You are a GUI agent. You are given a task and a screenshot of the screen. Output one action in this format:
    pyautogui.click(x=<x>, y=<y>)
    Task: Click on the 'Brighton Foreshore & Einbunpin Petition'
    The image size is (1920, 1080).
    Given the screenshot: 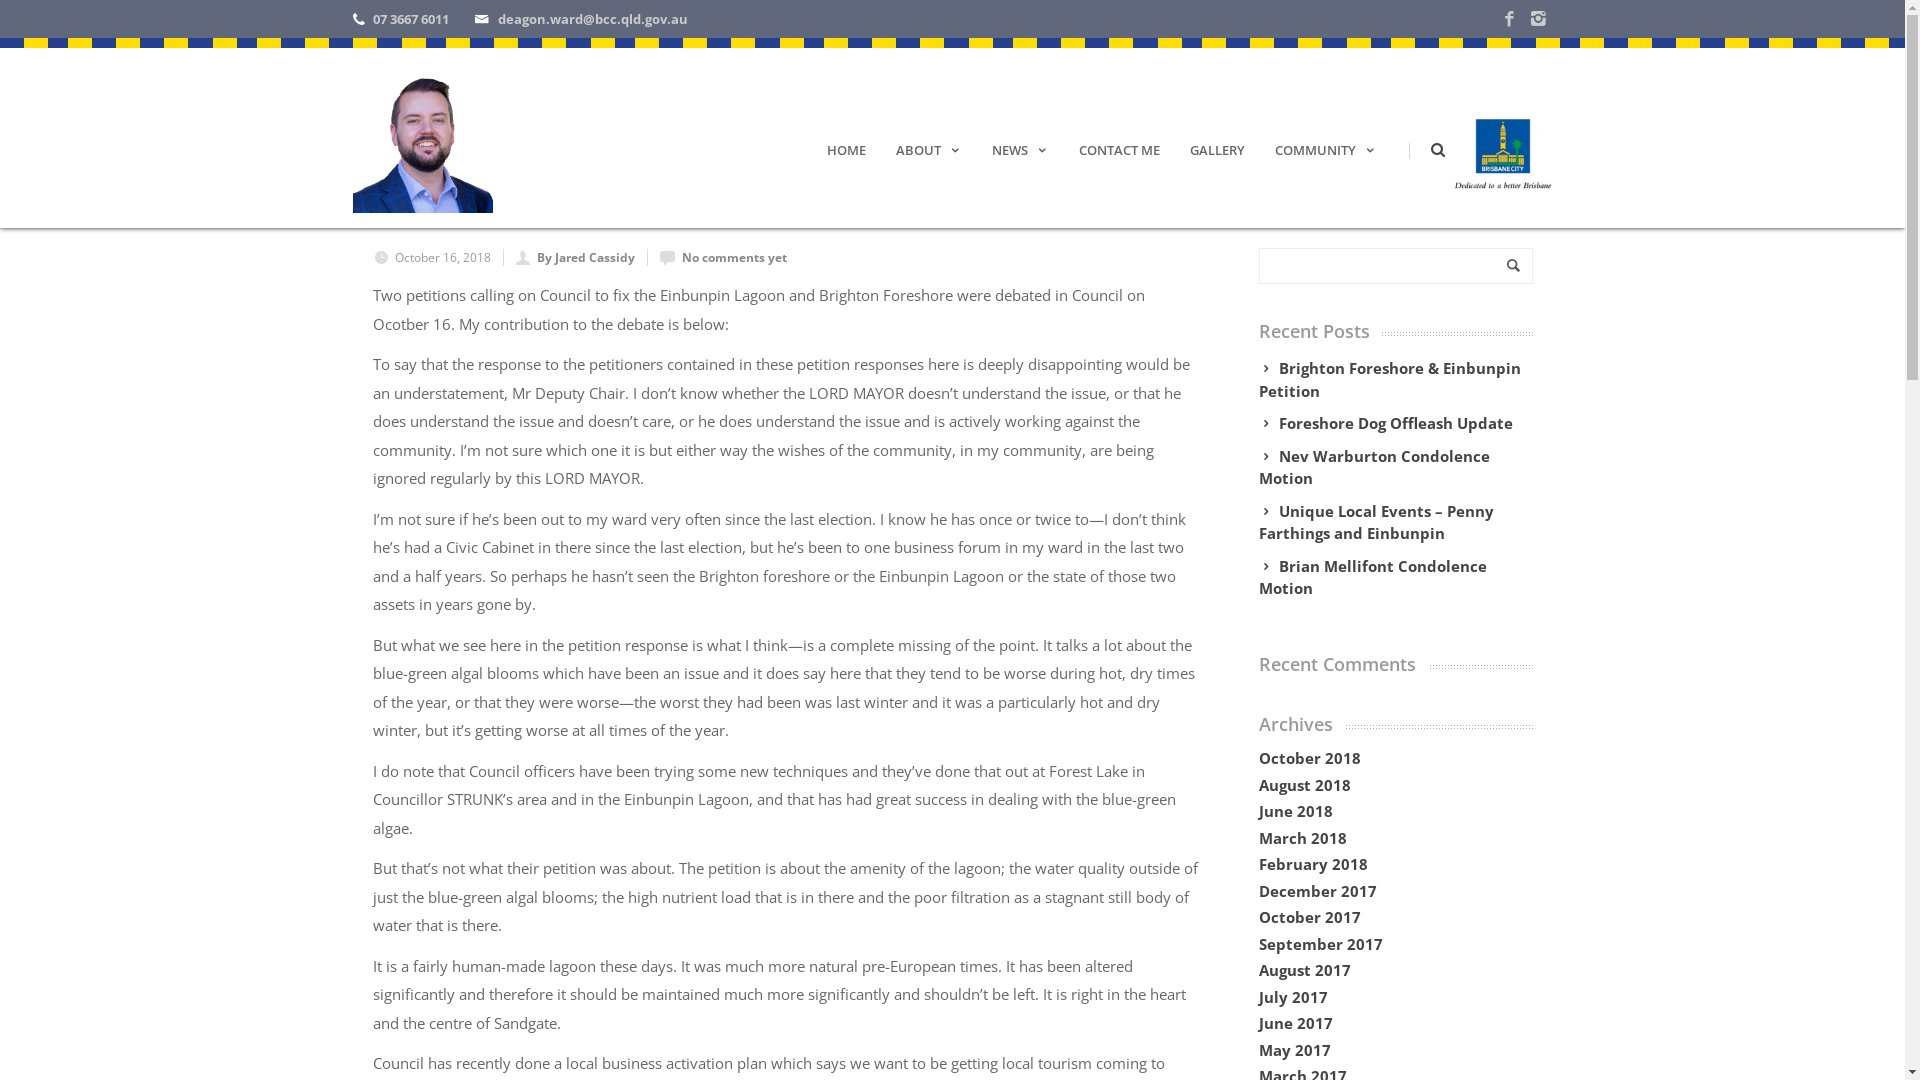 What is the action you would take?
    pyautogui.click(x=1256, y=379)
    